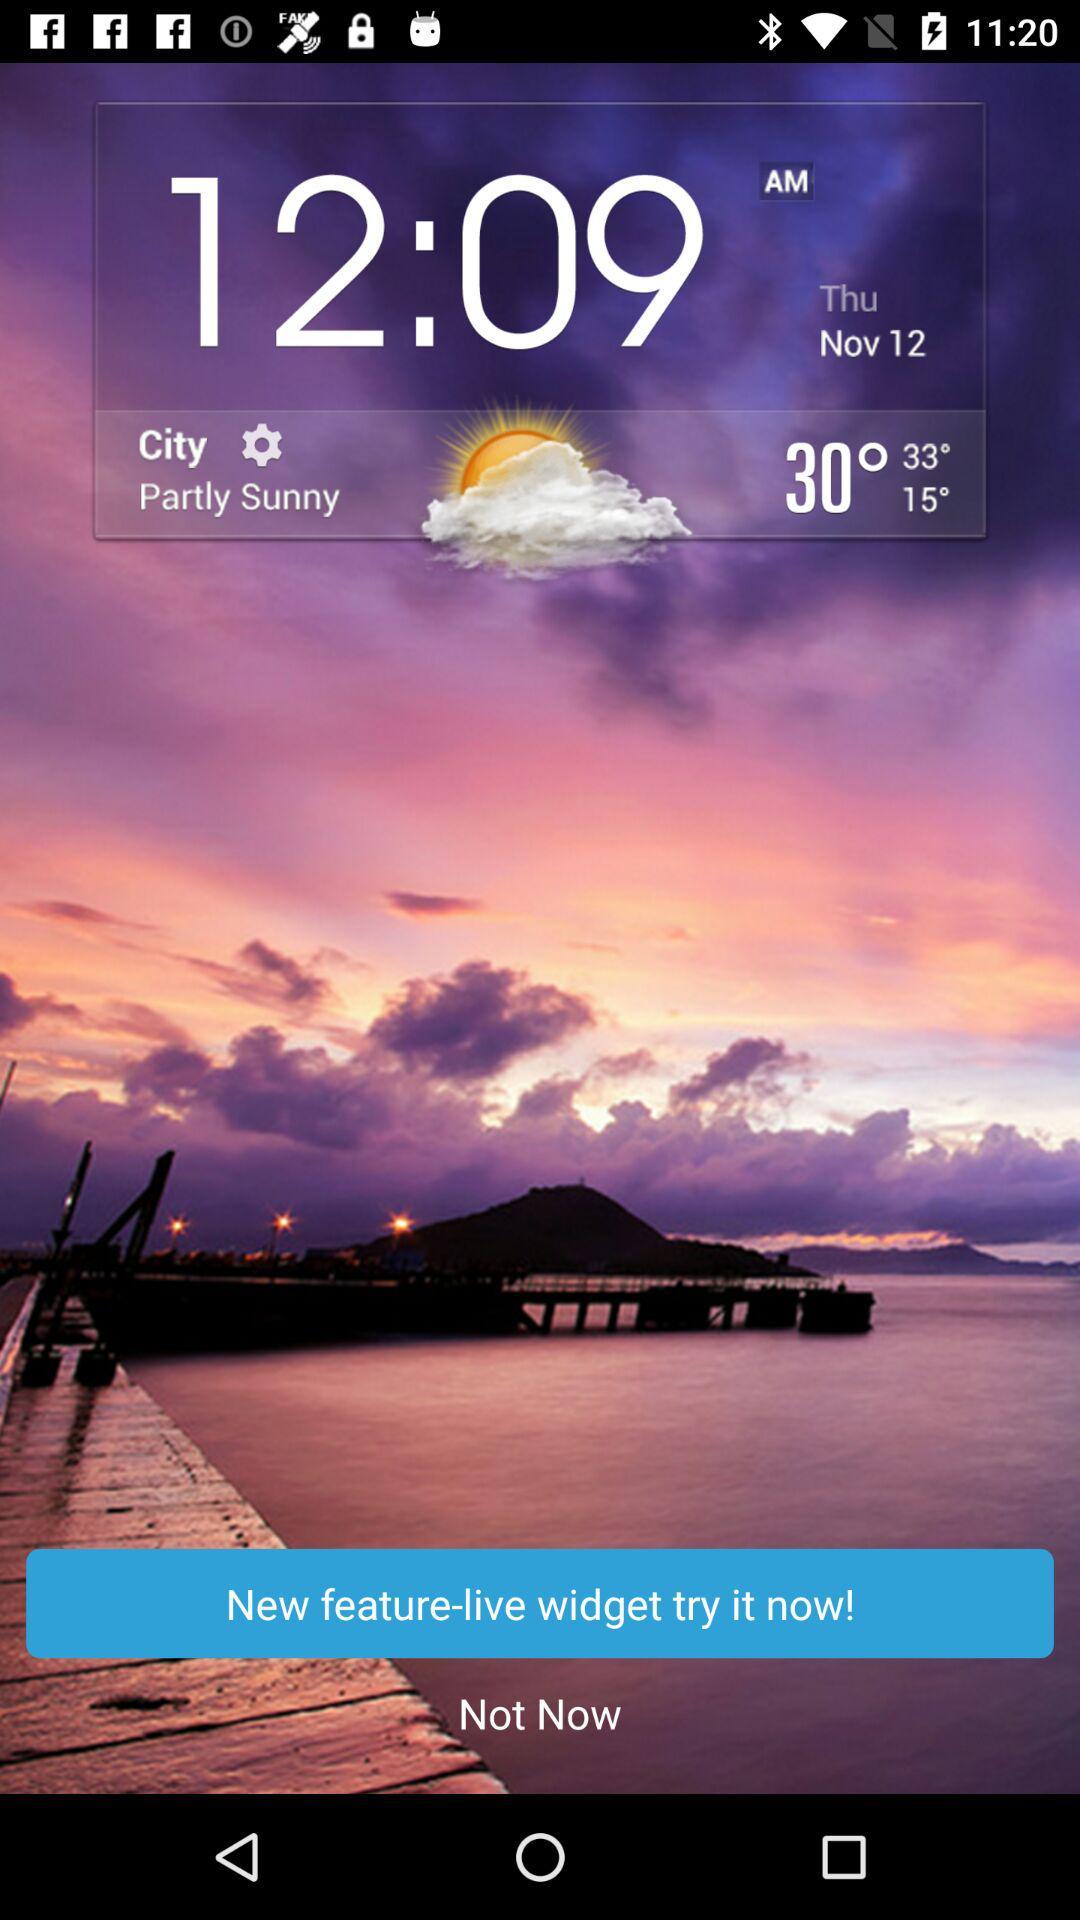  Describe the element at coordinates (540, 1712) in the screenshot. I see `the icon below new feature live` at that location.